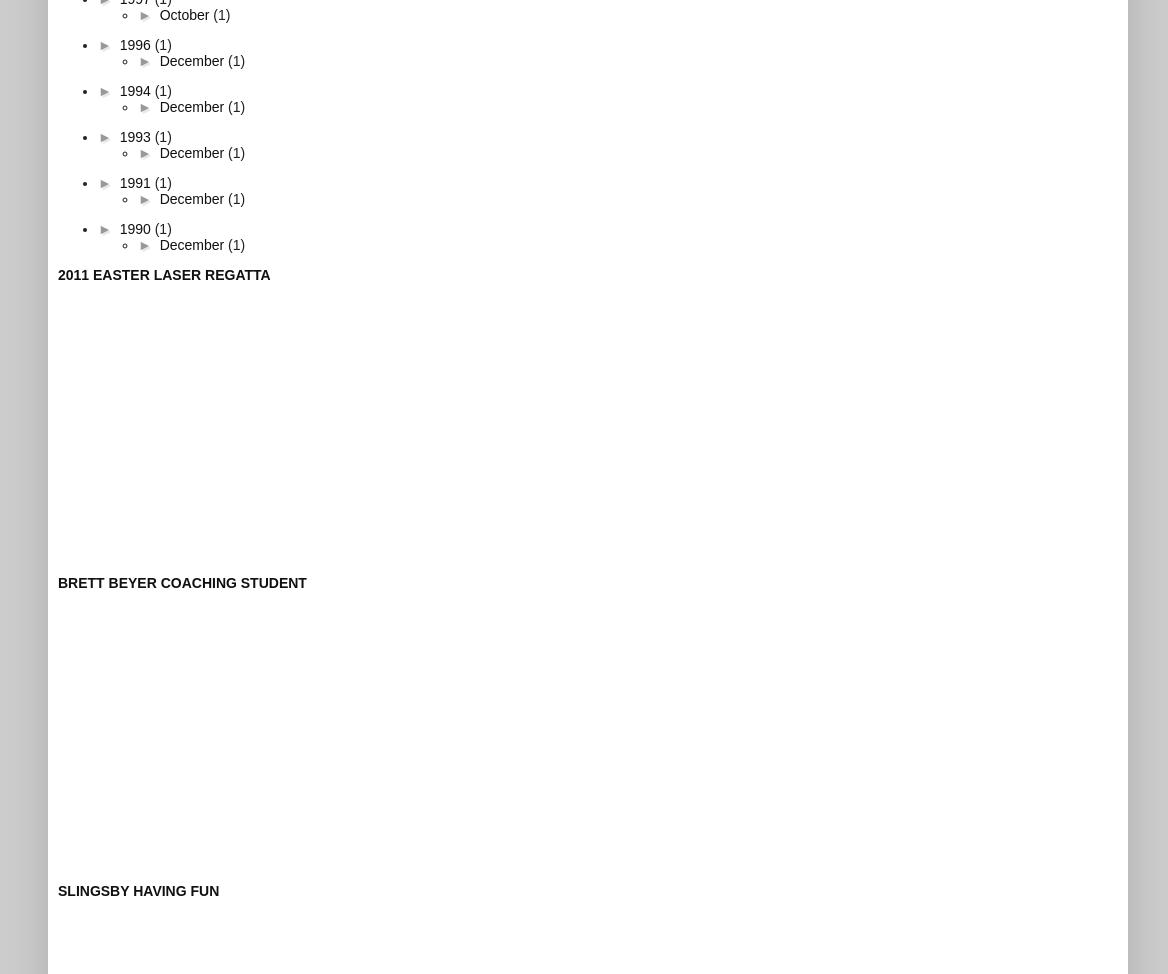 The image size is (1168, 974). What do you see at coordinates (163, 272) in the screenshot?
I see `'2011 Easter Laser Regatta'` at bounding box center [163, 272].